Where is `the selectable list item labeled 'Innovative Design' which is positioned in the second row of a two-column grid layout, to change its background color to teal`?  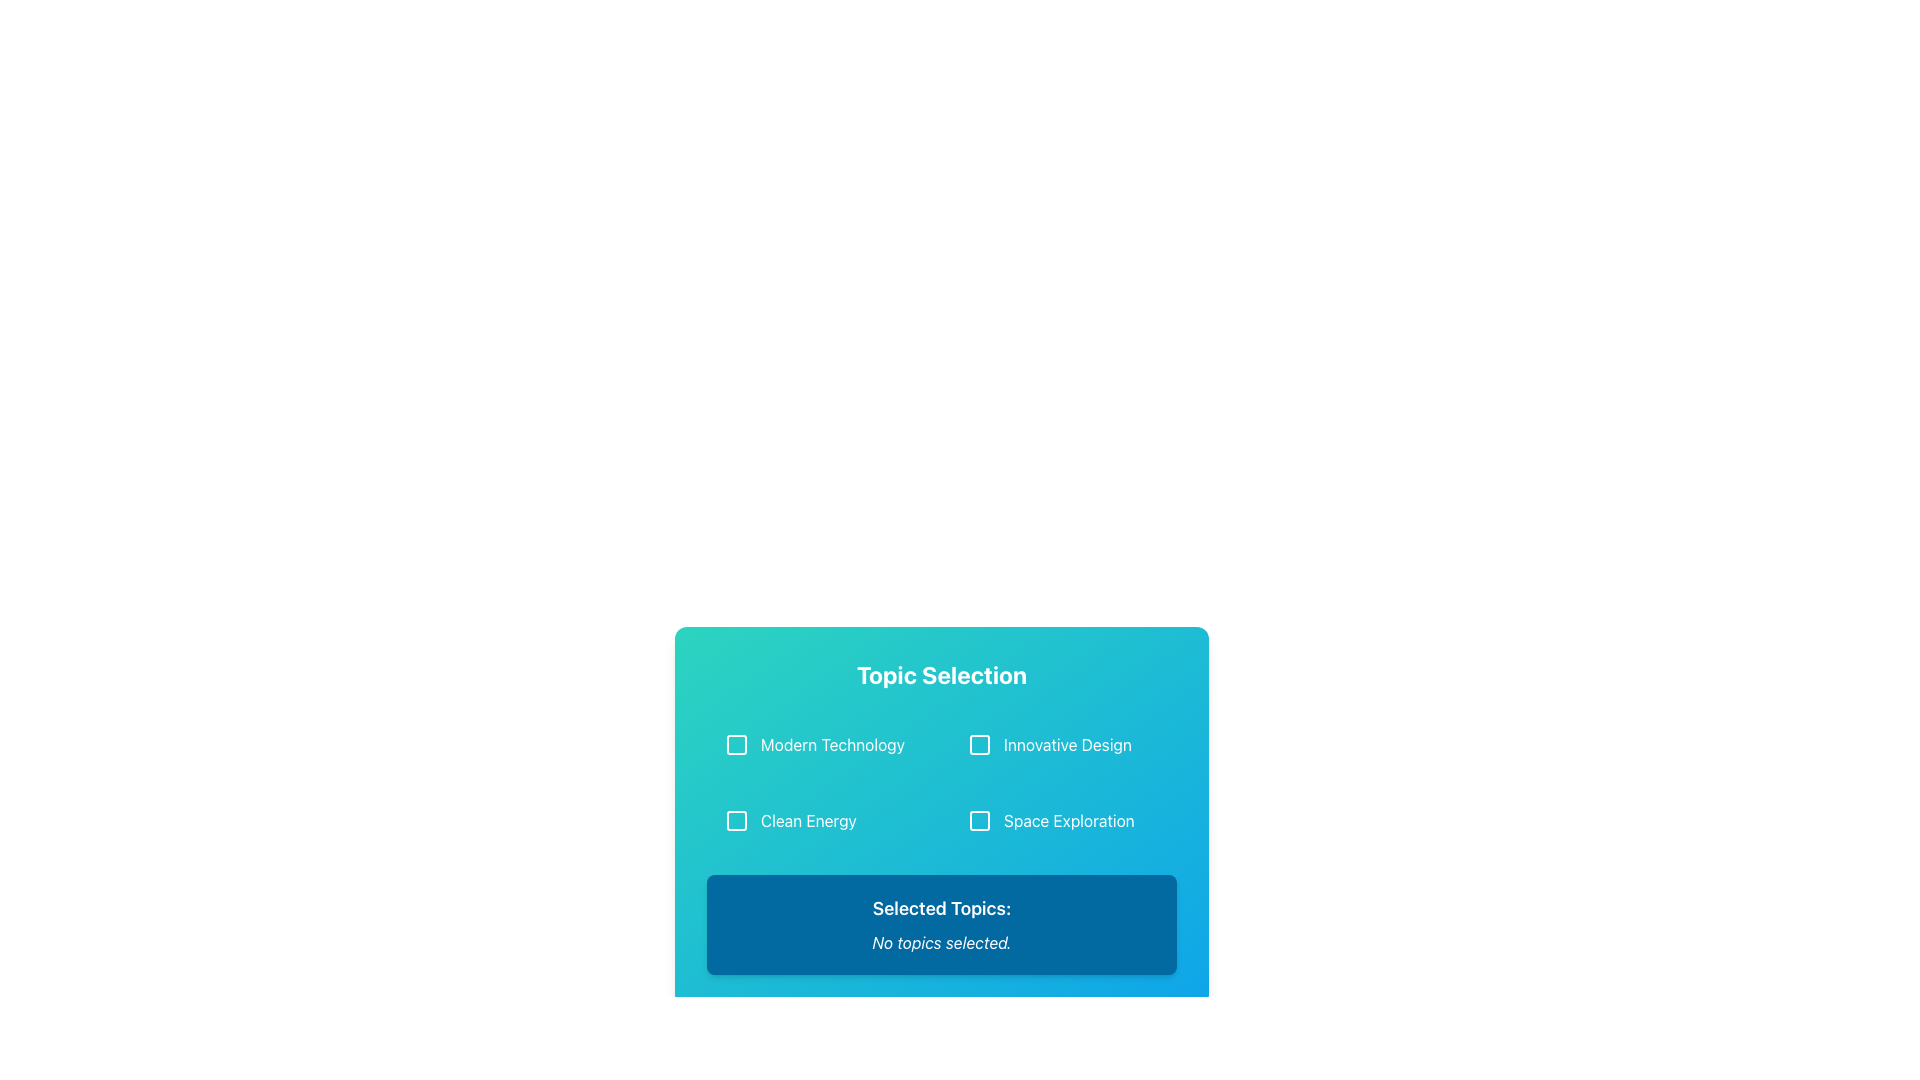
the selectable list item labeled 'Innovative Design' which is positioned in the second row of a two-column grid layout, to change its background color to teal is located at coordinates (1062, 744).